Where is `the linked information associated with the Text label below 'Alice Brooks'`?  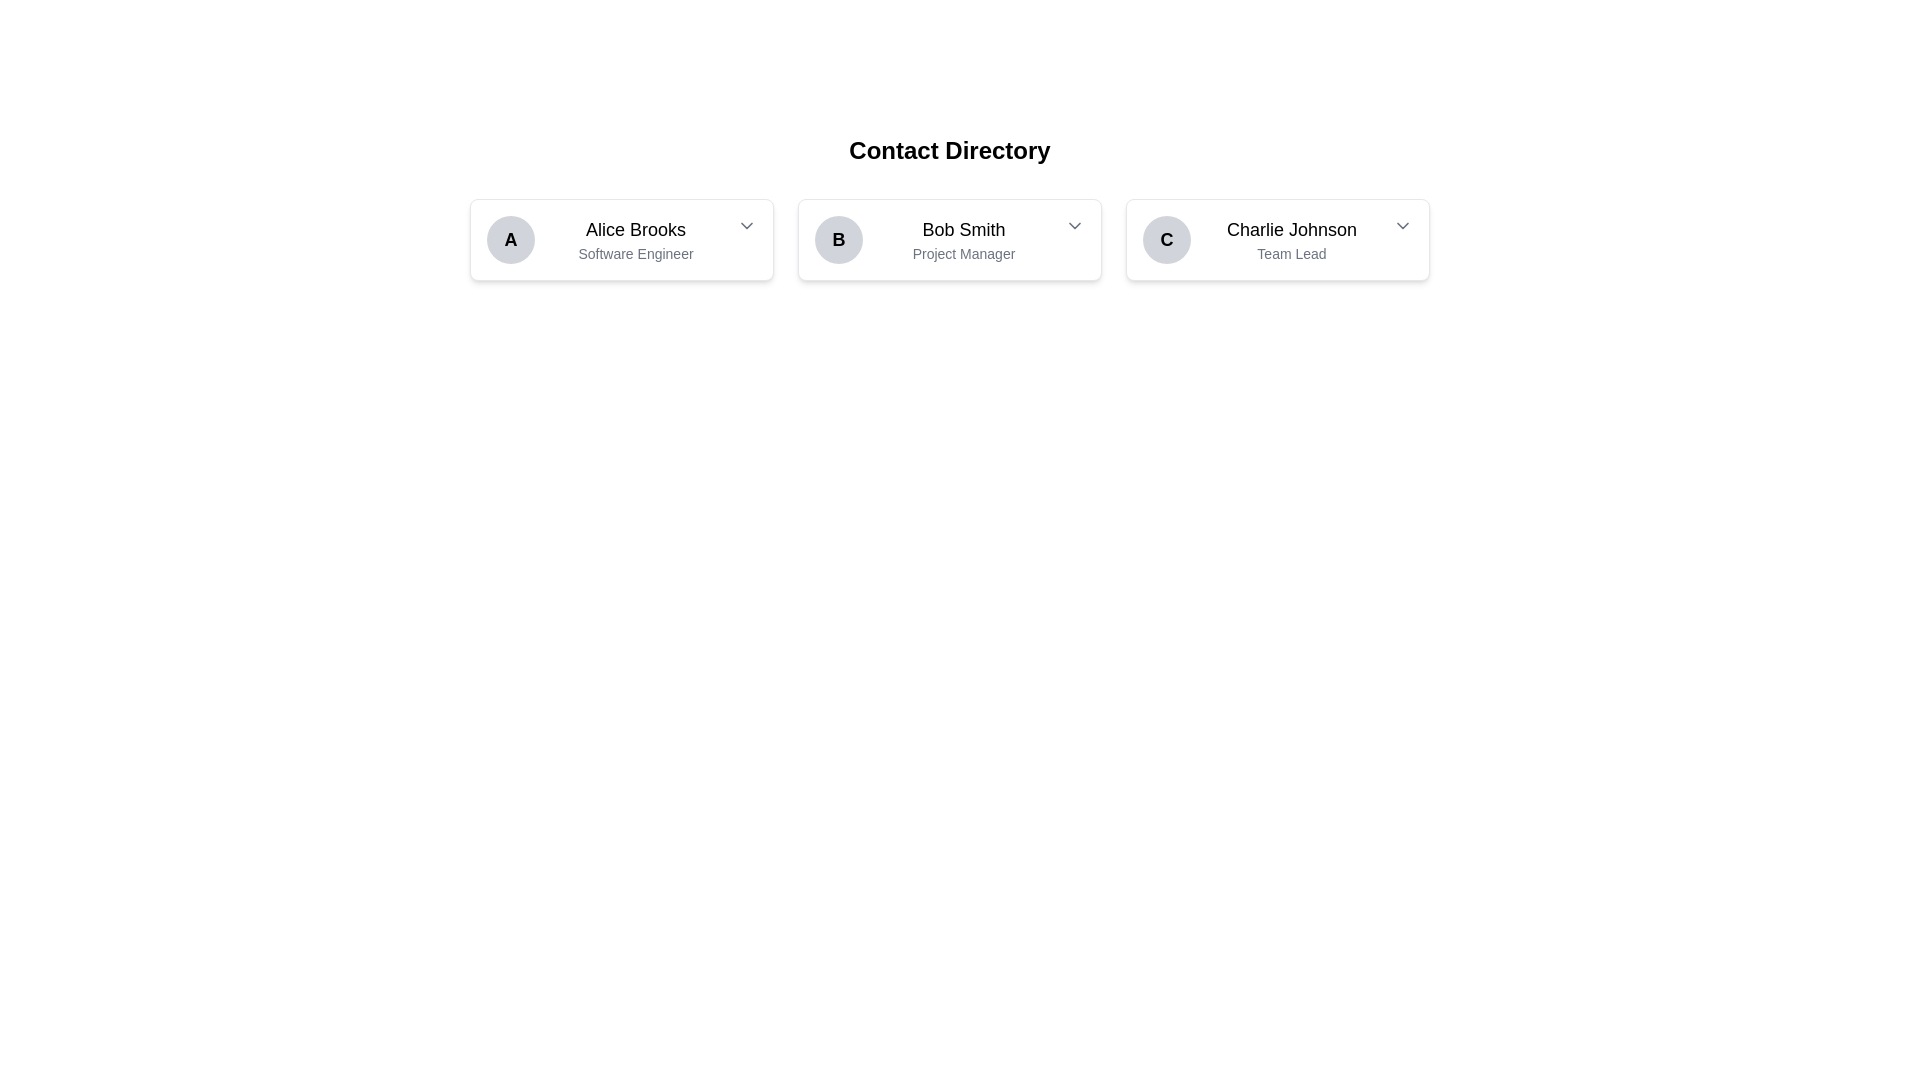 the linked information associated with the Text label below 'Alice Brooks' is located at coordinates (634, 253).